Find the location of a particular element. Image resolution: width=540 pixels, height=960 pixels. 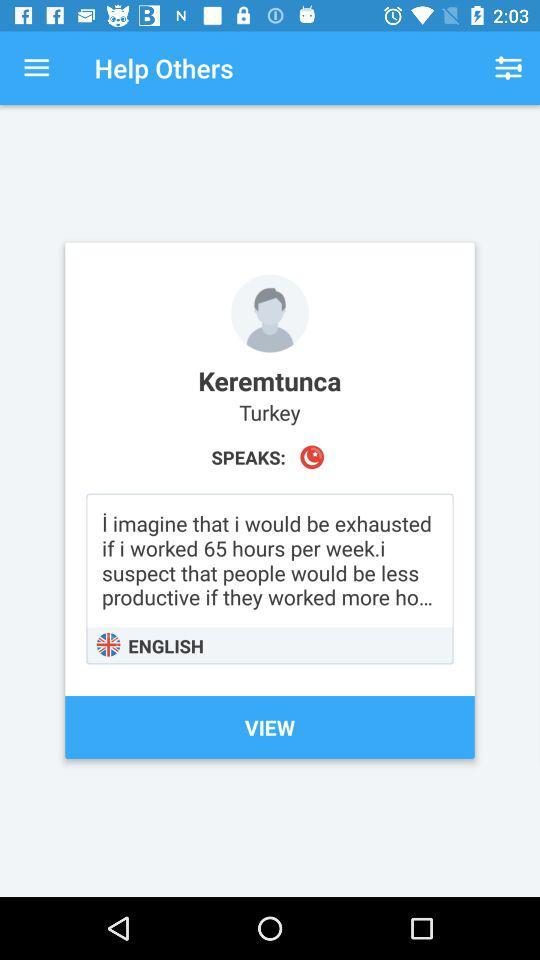

the chat is located at coordinates (270, 578).